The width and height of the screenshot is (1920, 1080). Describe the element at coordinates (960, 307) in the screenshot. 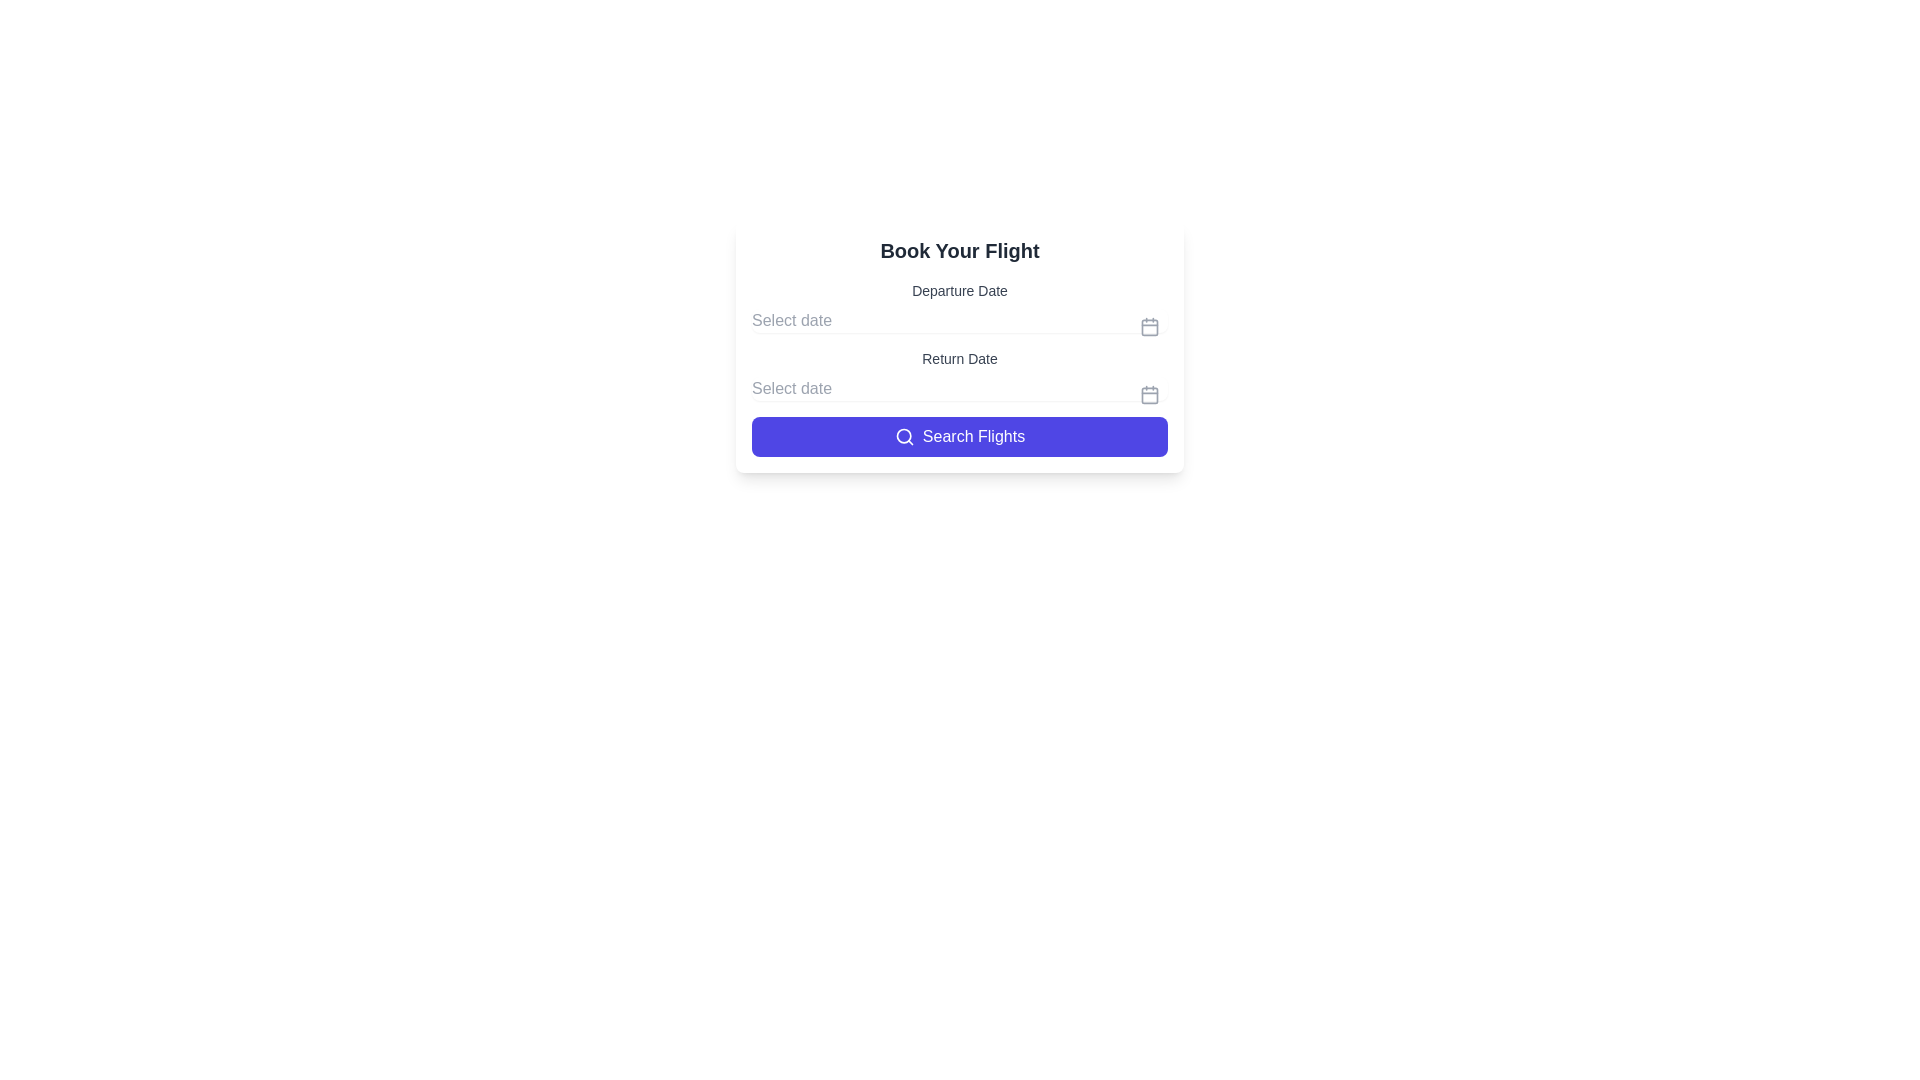

I see `the 'Departure Date' label, which is styled in a medium-sized gray font and positioned above the input field in the 'Book Your Flight' interface` at that location.